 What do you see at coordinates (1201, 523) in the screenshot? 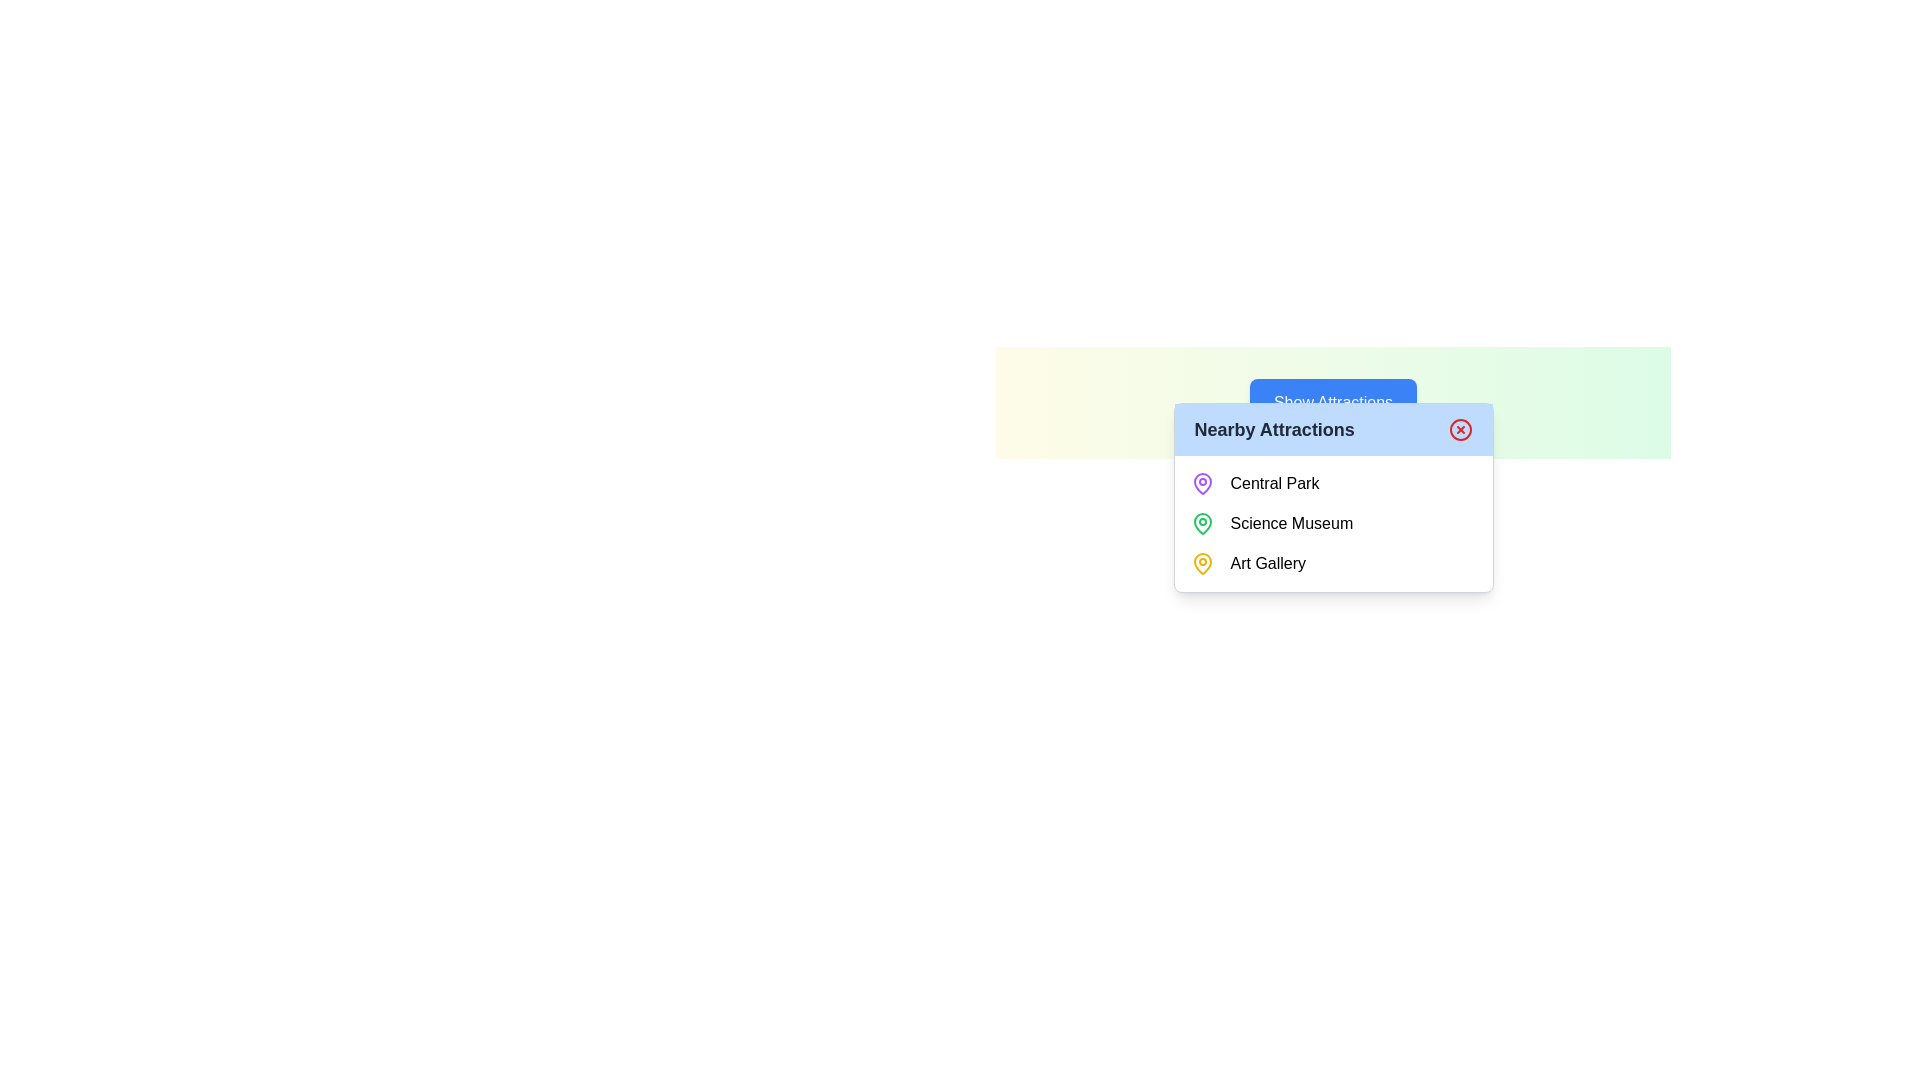
I see `the leftmost icon in the list under the label 'Central Park' in the 'Nearby Attractions' pop-up menu` at bounding box center [1201, 523].